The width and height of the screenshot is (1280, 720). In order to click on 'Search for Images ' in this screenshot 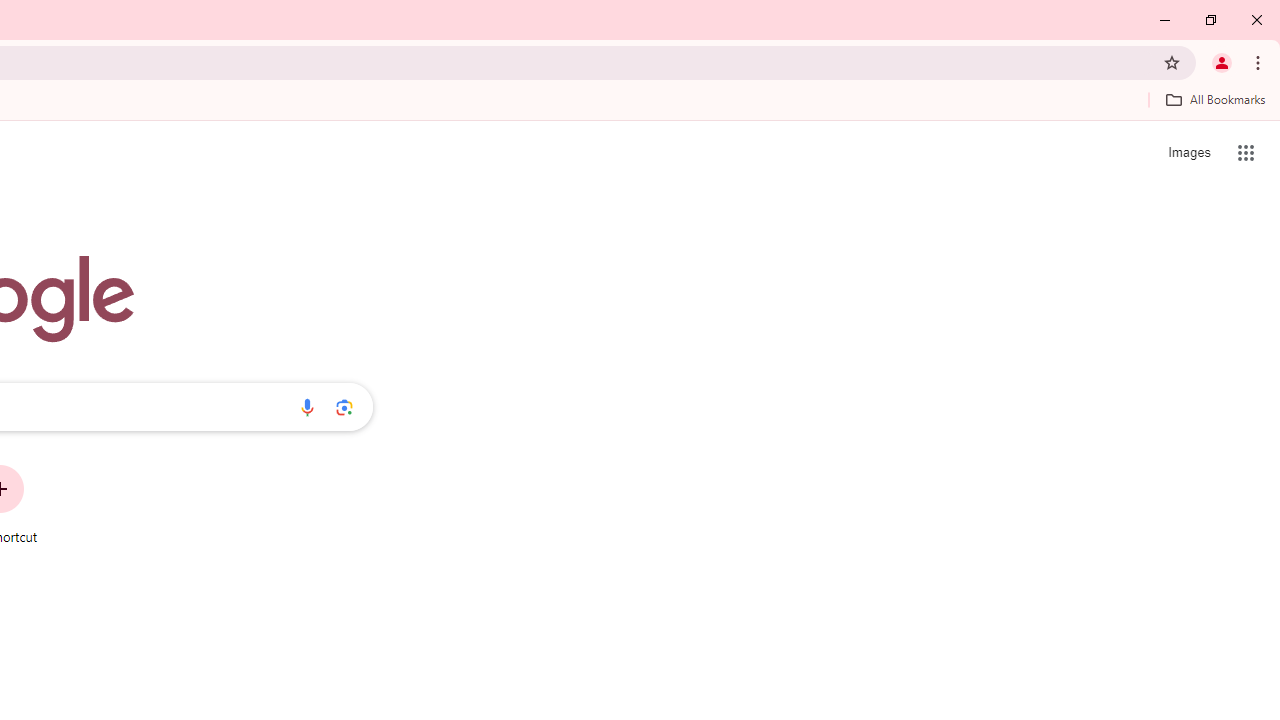, I will do `click(1189, 152)`.